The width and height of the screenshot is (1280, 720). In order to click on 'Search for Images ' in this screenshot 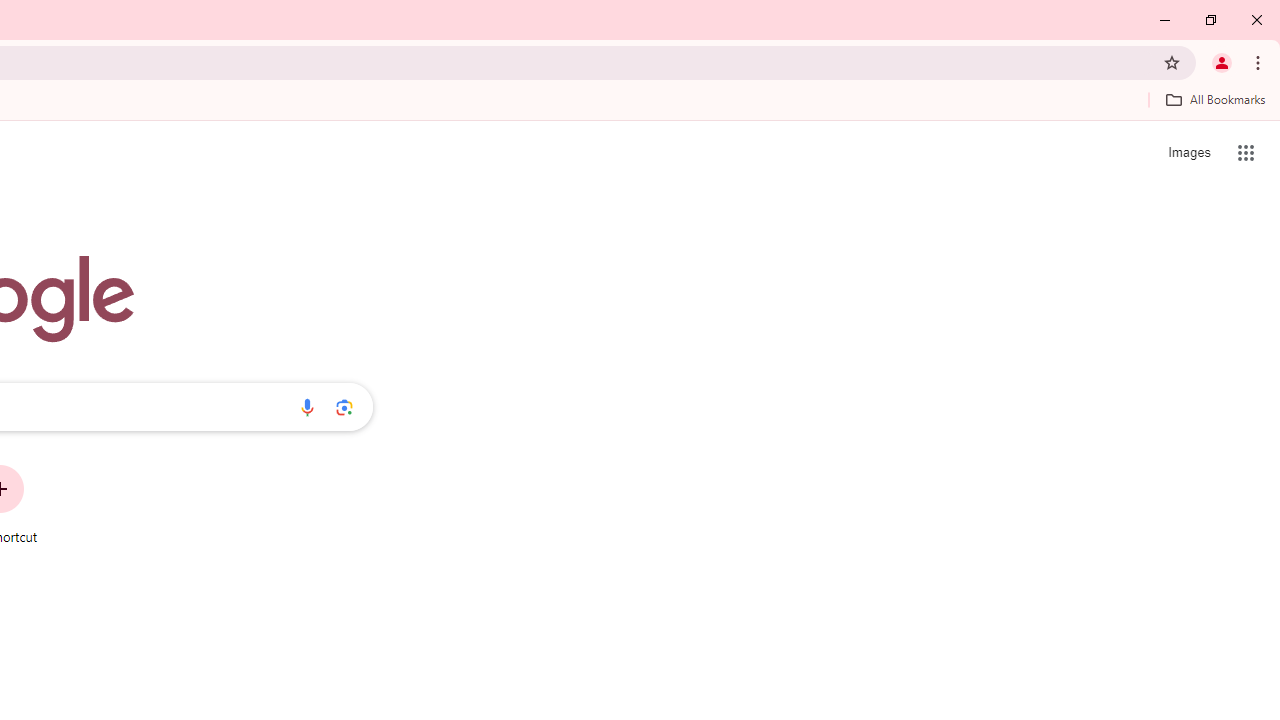, I will do `click(1189, 152)`.